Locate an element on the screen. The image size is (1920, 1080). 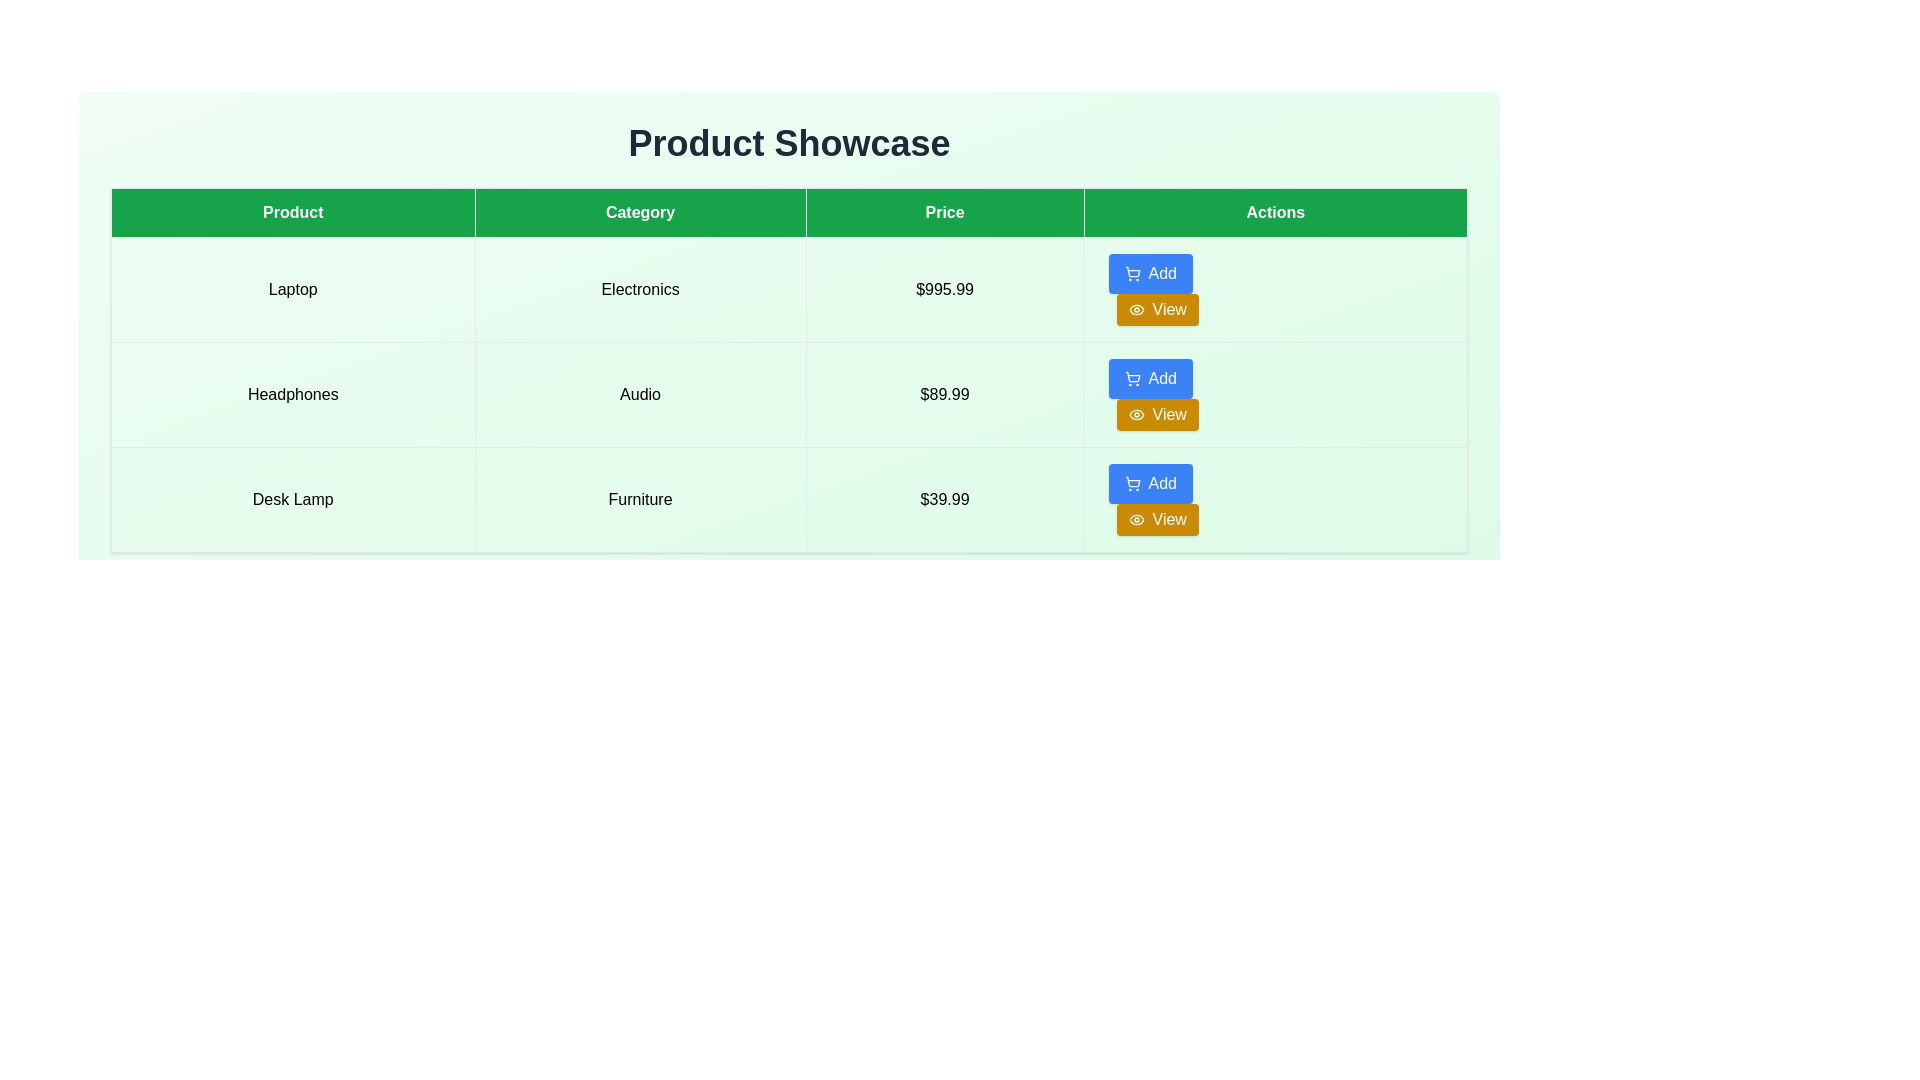
the 'Add' icon in the 'Actions' column of the last row associated with the 'Desk Lamp' product is located at coordinates (1132, 483).